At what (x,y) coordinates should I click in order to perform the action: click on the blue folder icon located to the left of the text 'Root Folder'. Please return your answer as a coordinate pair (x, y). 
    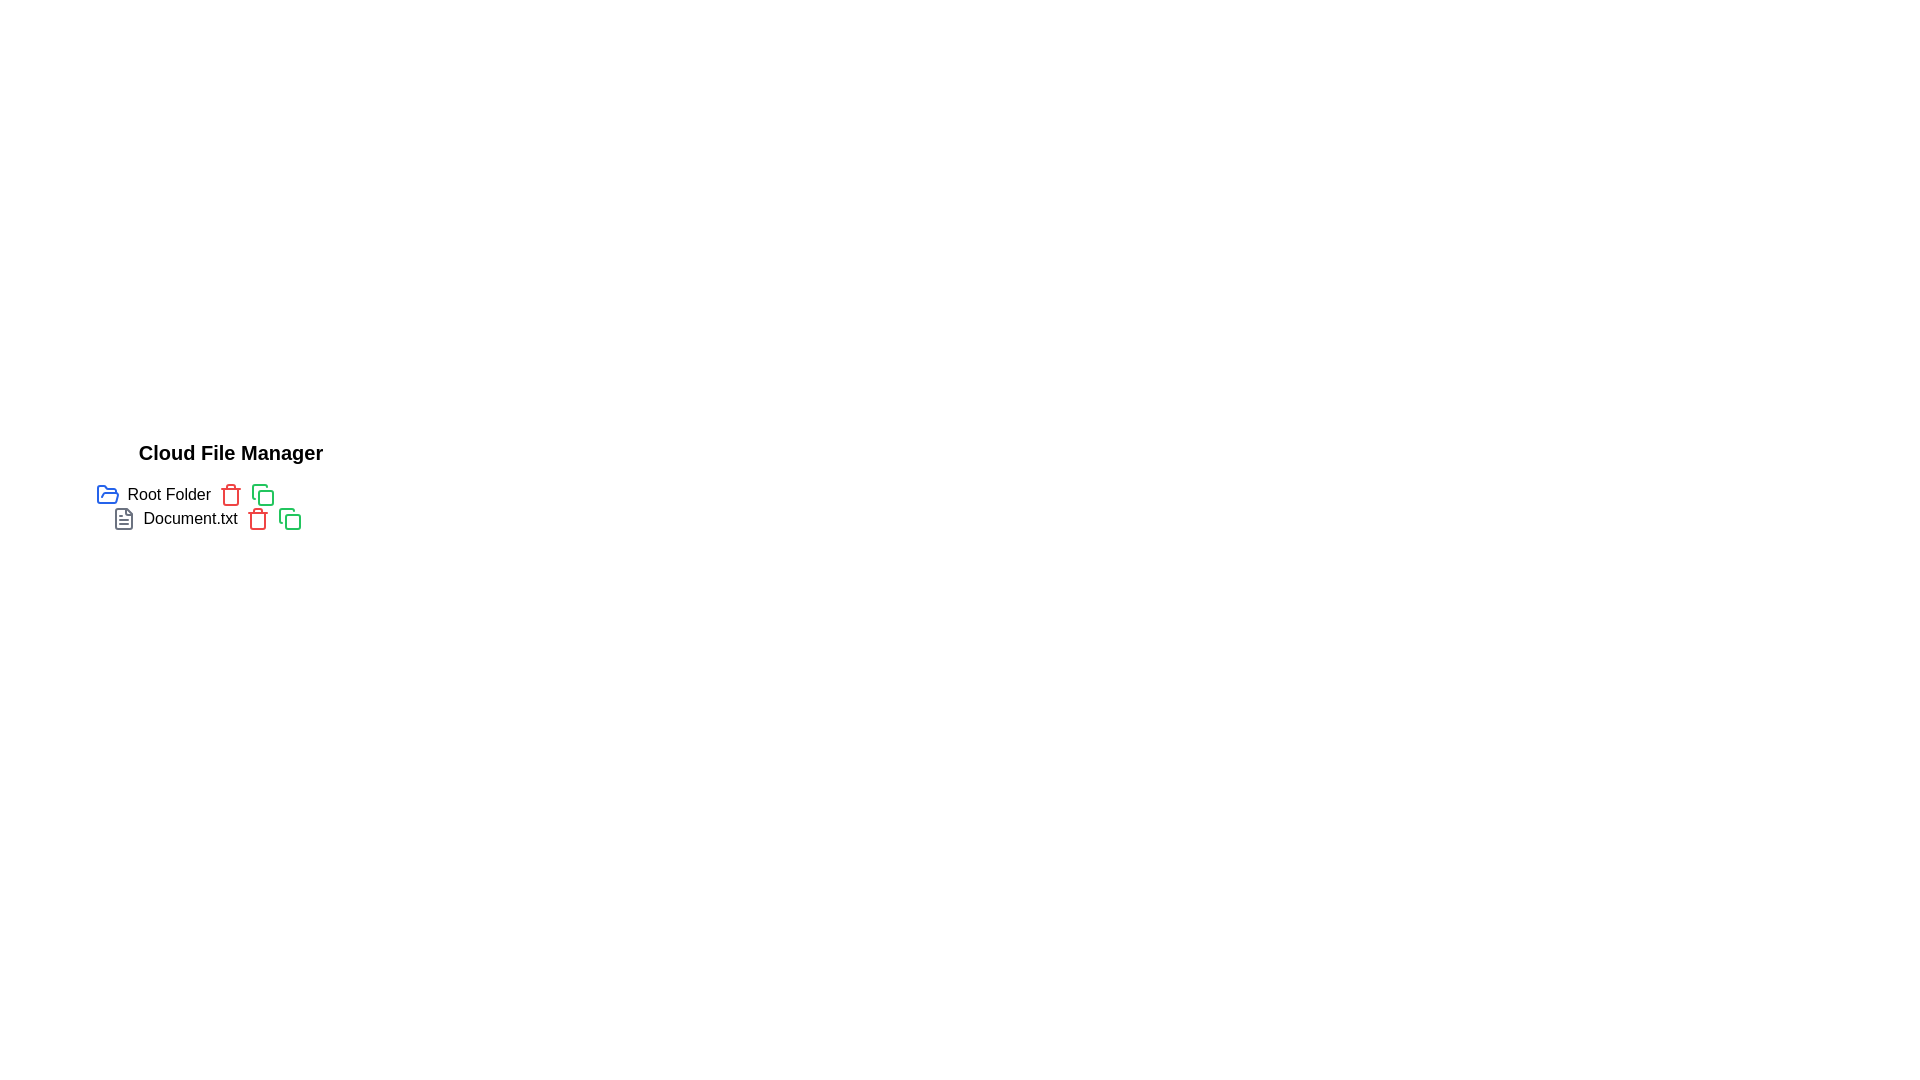
    Looking at the image, I should click on (106, 494).